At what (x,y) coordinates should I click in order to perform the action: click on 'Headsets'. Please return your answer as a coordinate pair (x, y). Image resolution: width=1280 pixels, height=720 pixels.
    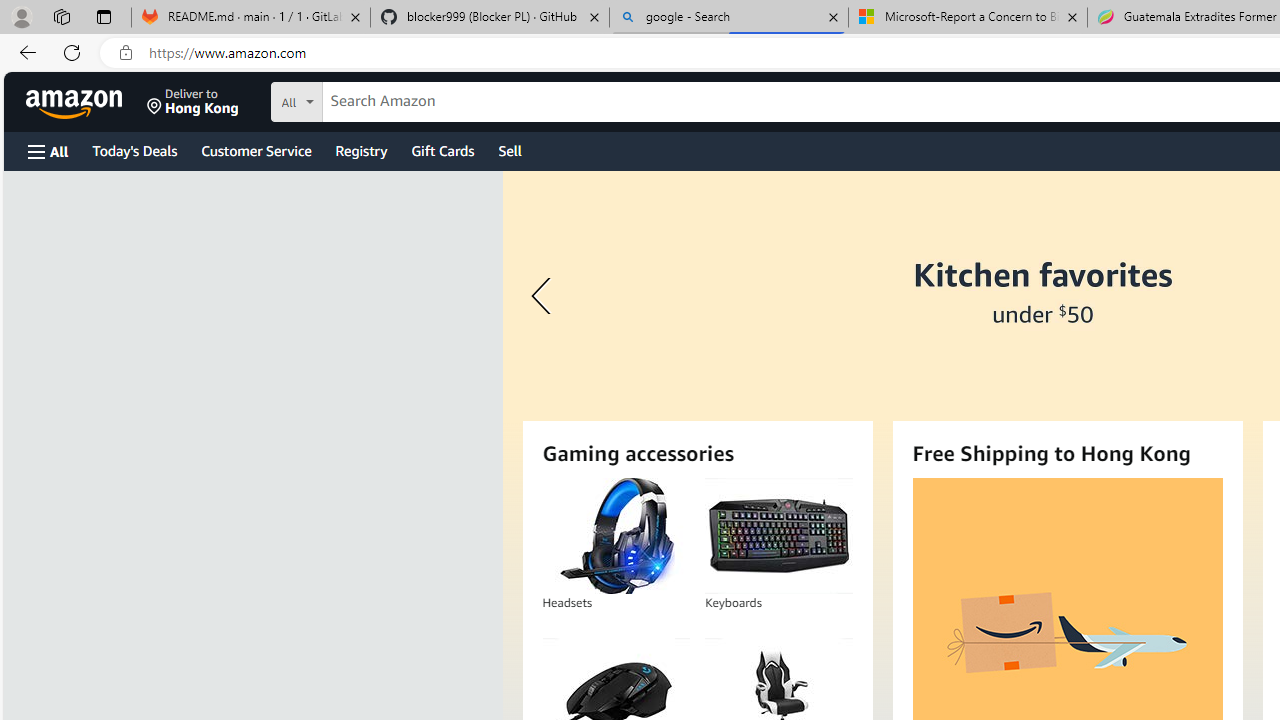
    Looking at the image, I should click on (615, 535).